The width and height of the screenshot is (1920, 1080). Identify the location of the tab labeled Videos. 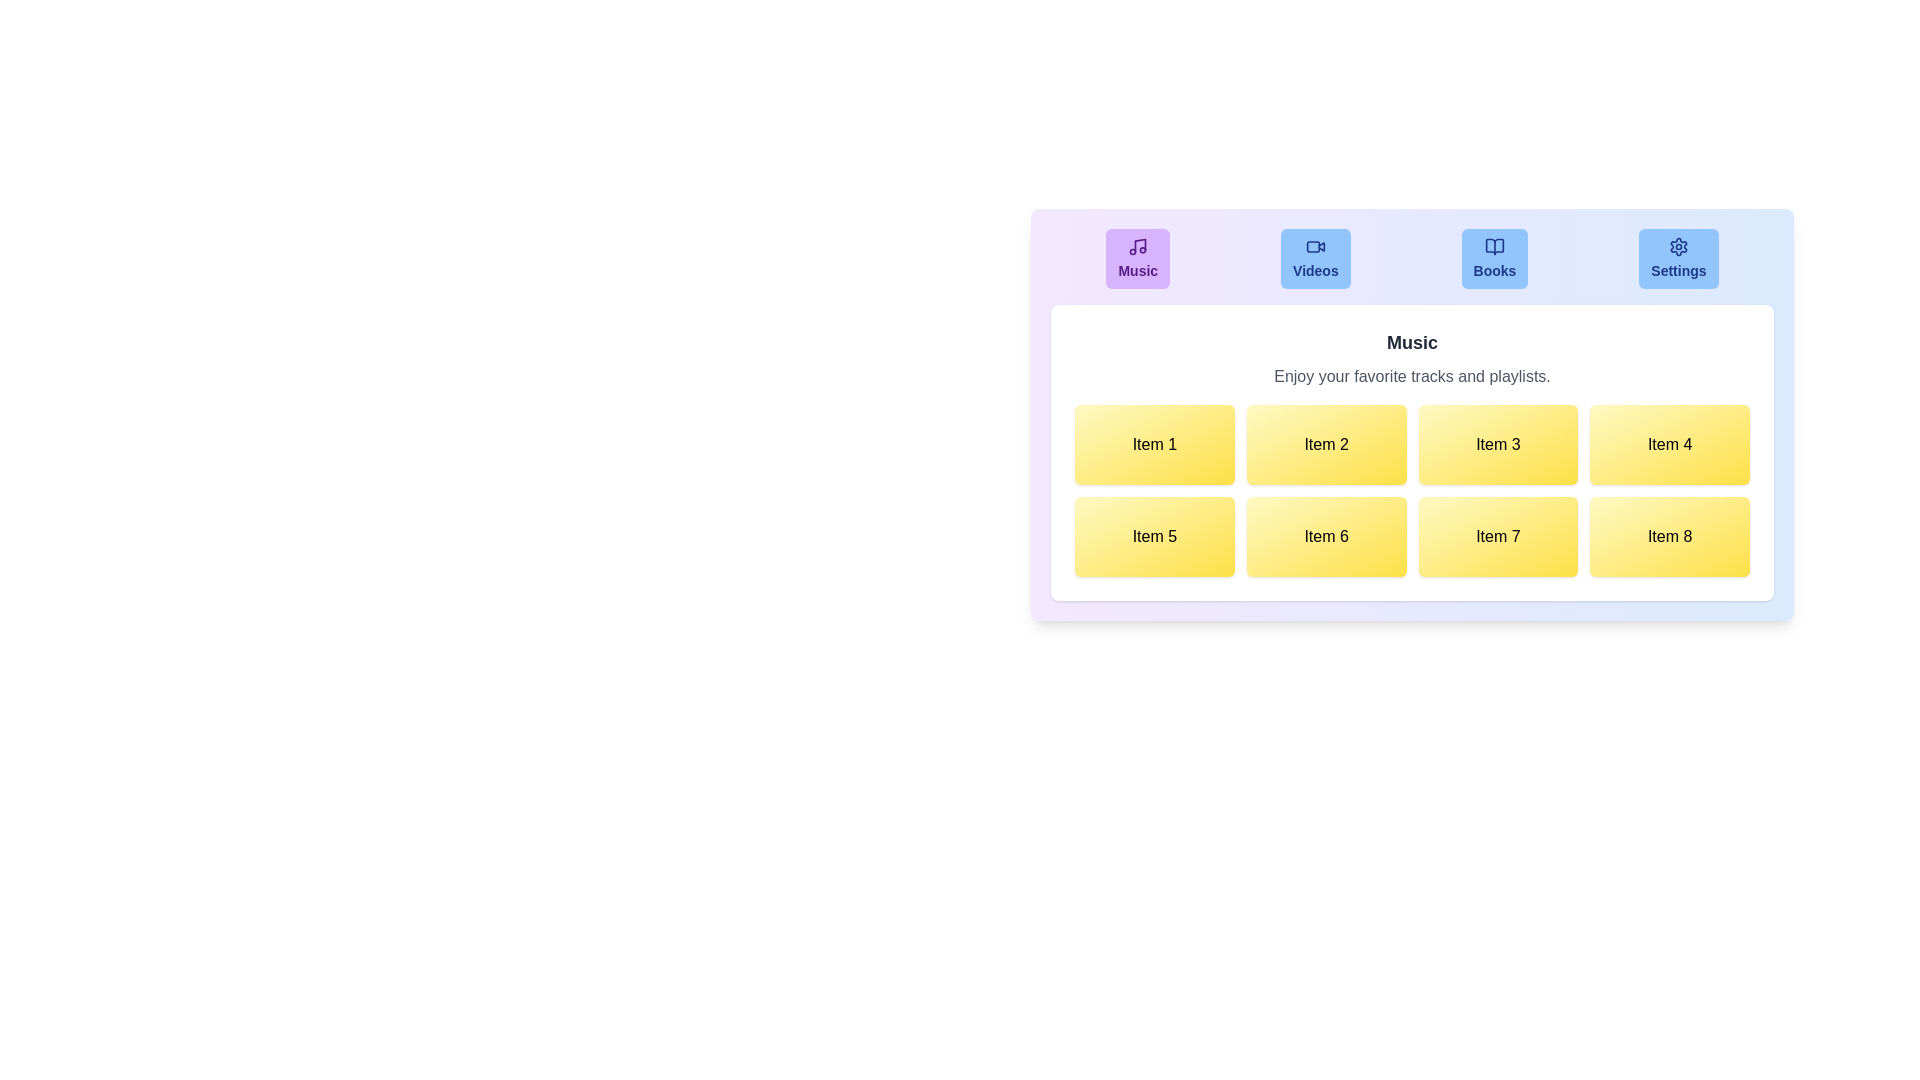
(1315, 257).